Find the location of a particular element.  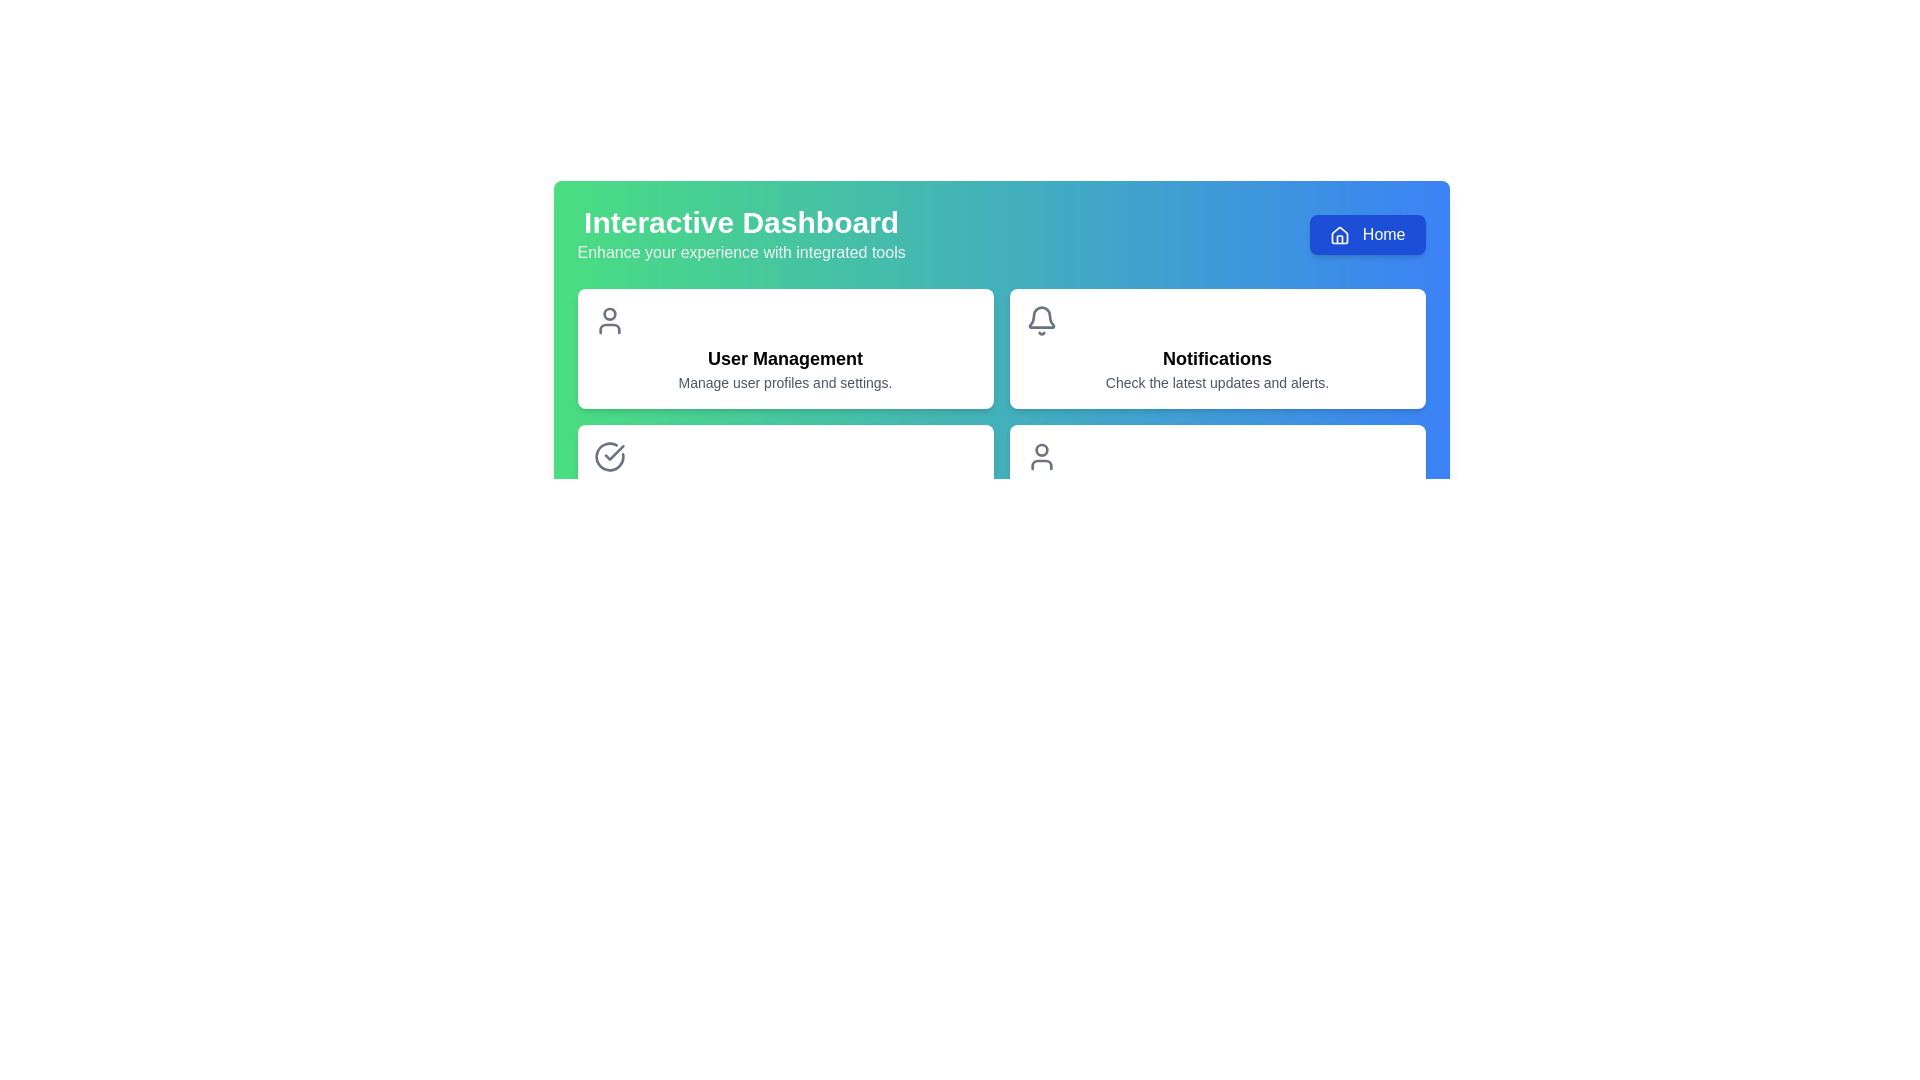

the text label displaying 'Check the latest updates and alerts.' which is positioned below the 'Notifications' title in the upper-right quadrant of the interface is located at coordinates (1216, 382).